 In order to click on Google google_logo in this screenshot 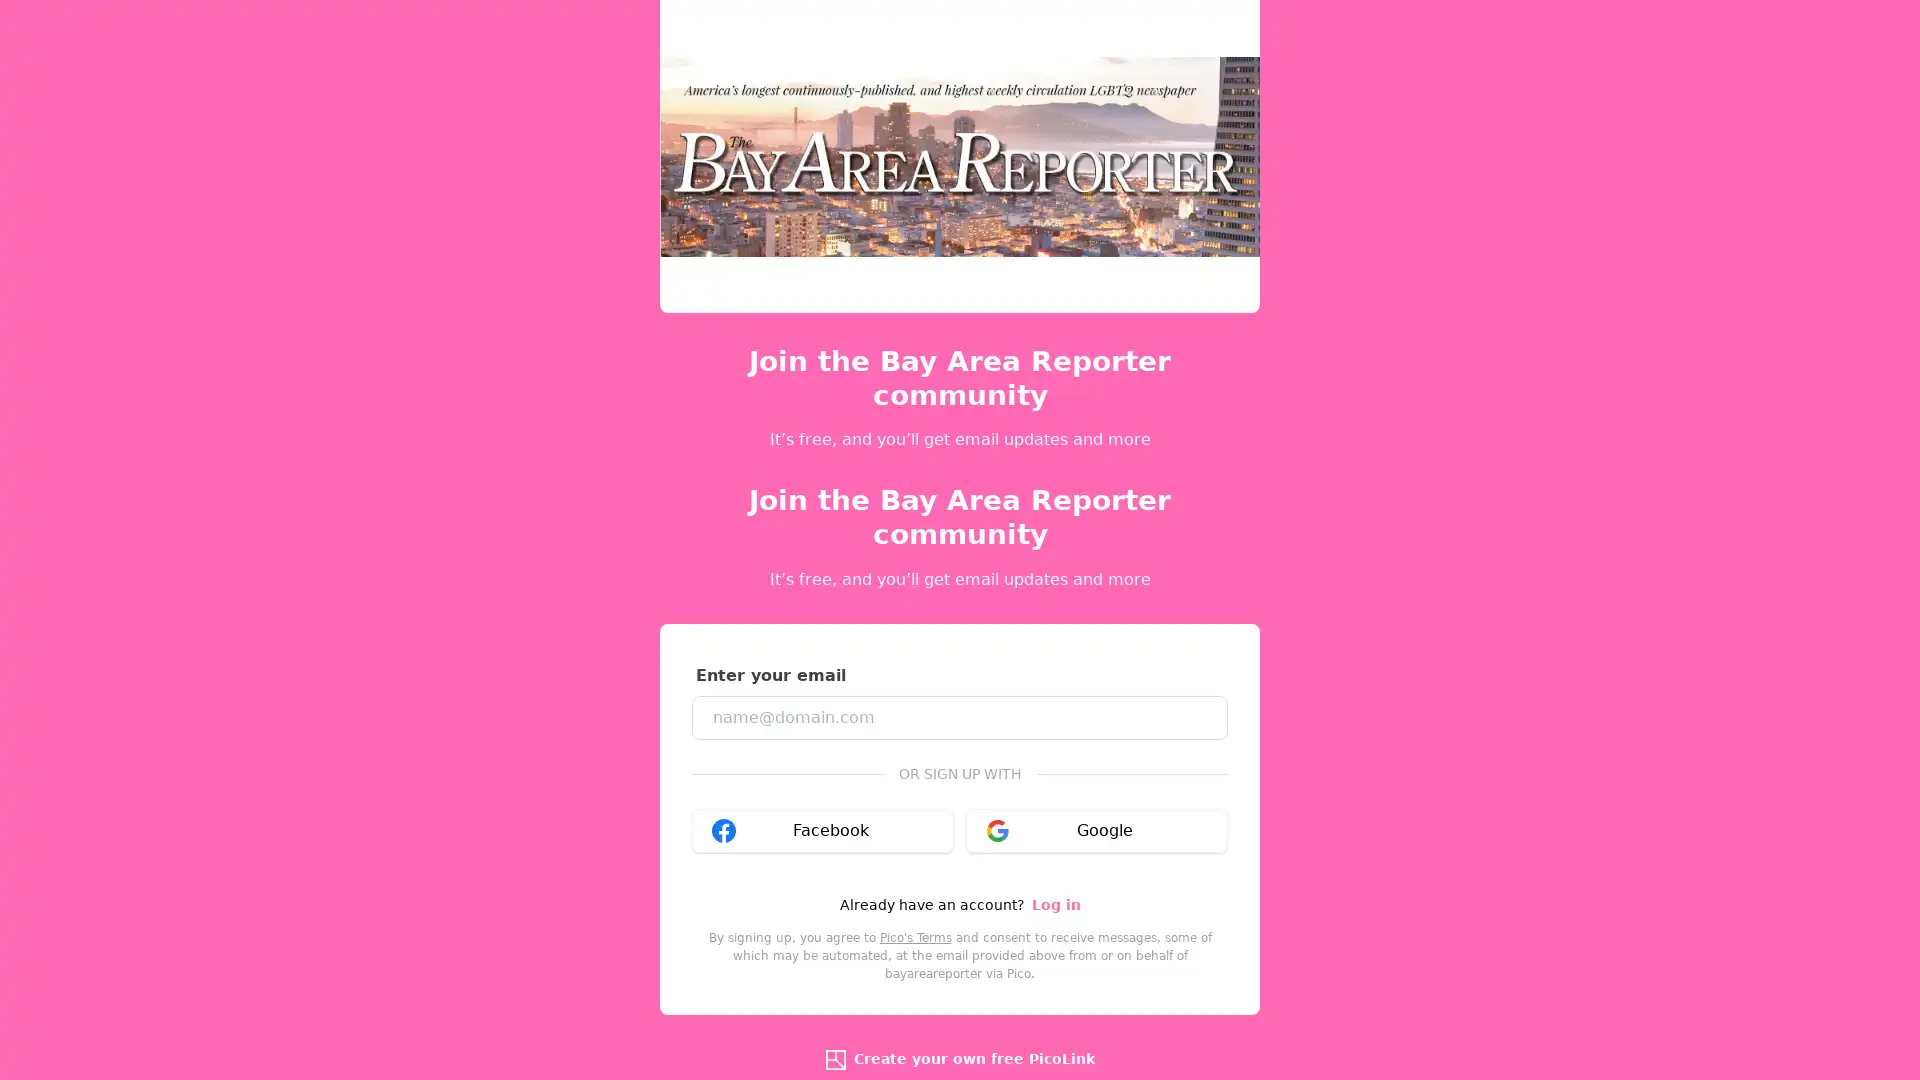, I will do `click(1096, 829)`.